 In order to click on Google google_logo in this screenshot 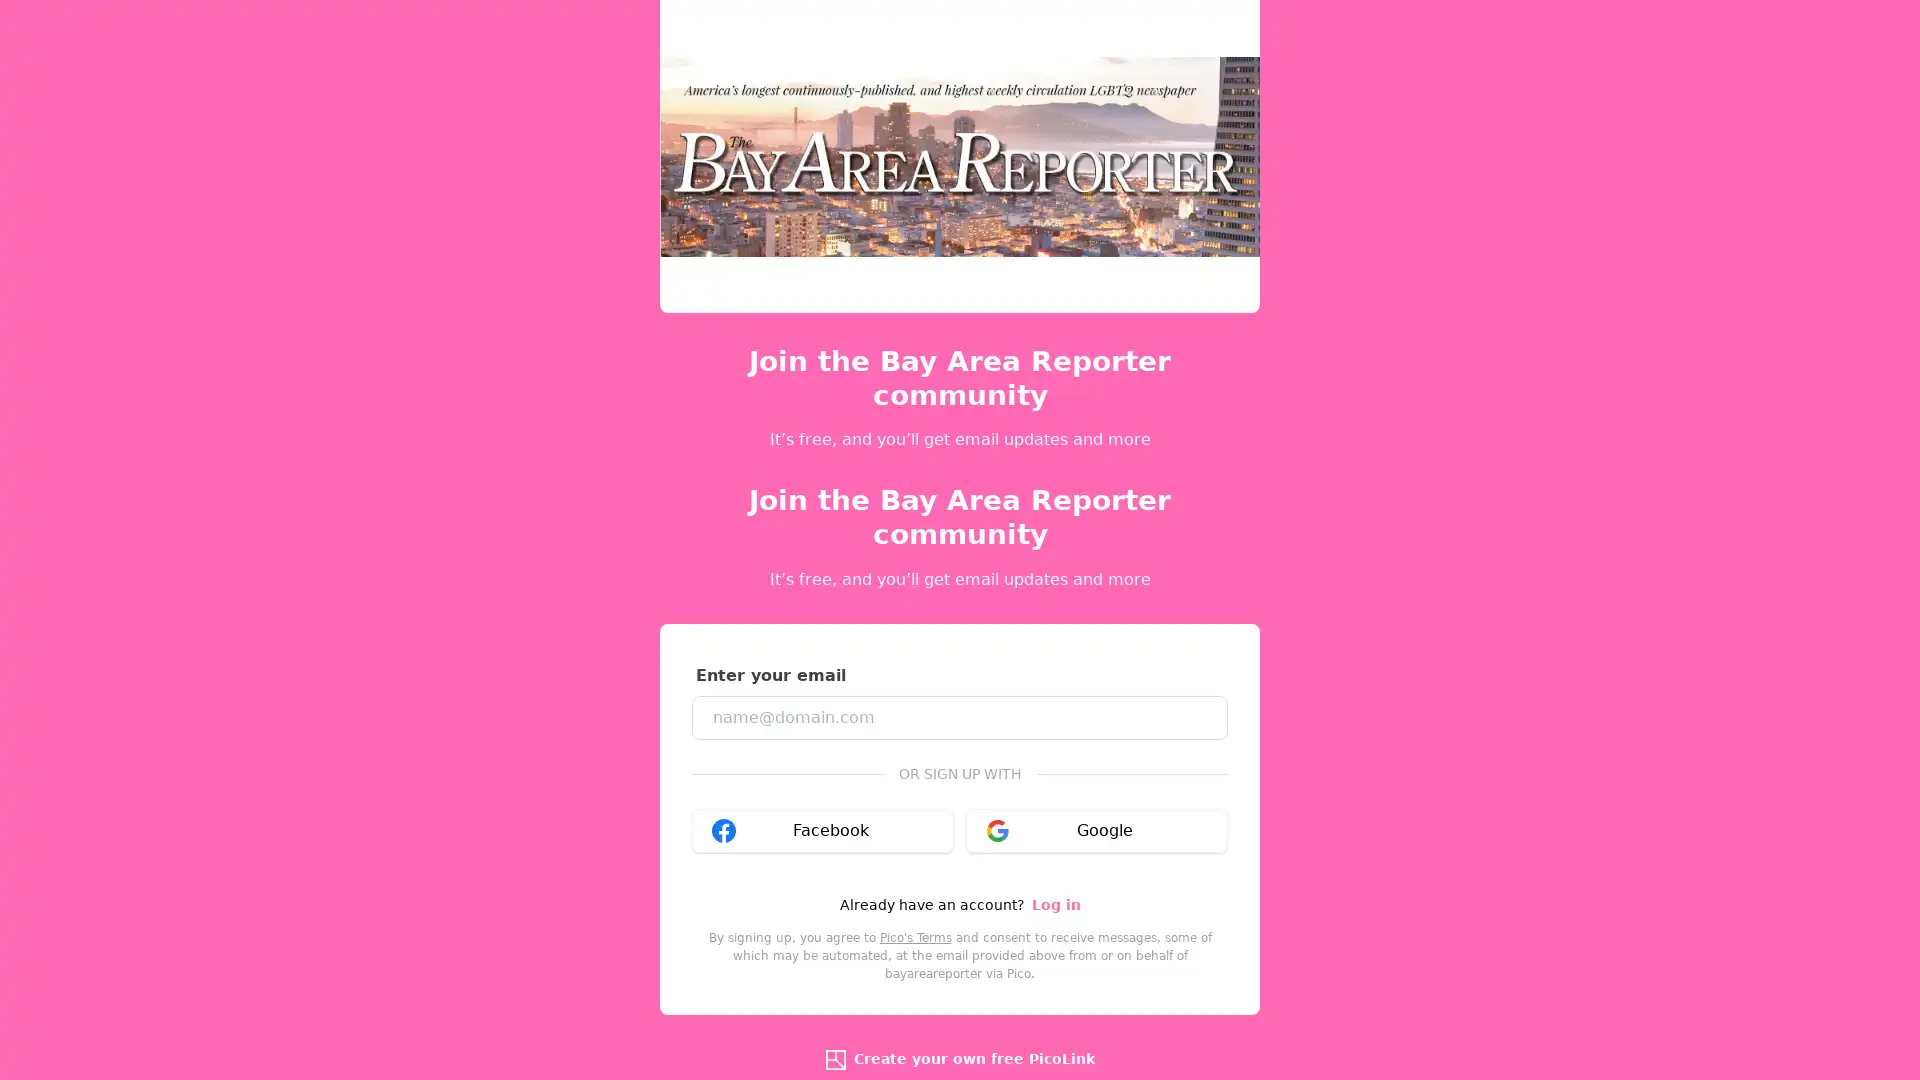, I will do `click(1096, 829)`.